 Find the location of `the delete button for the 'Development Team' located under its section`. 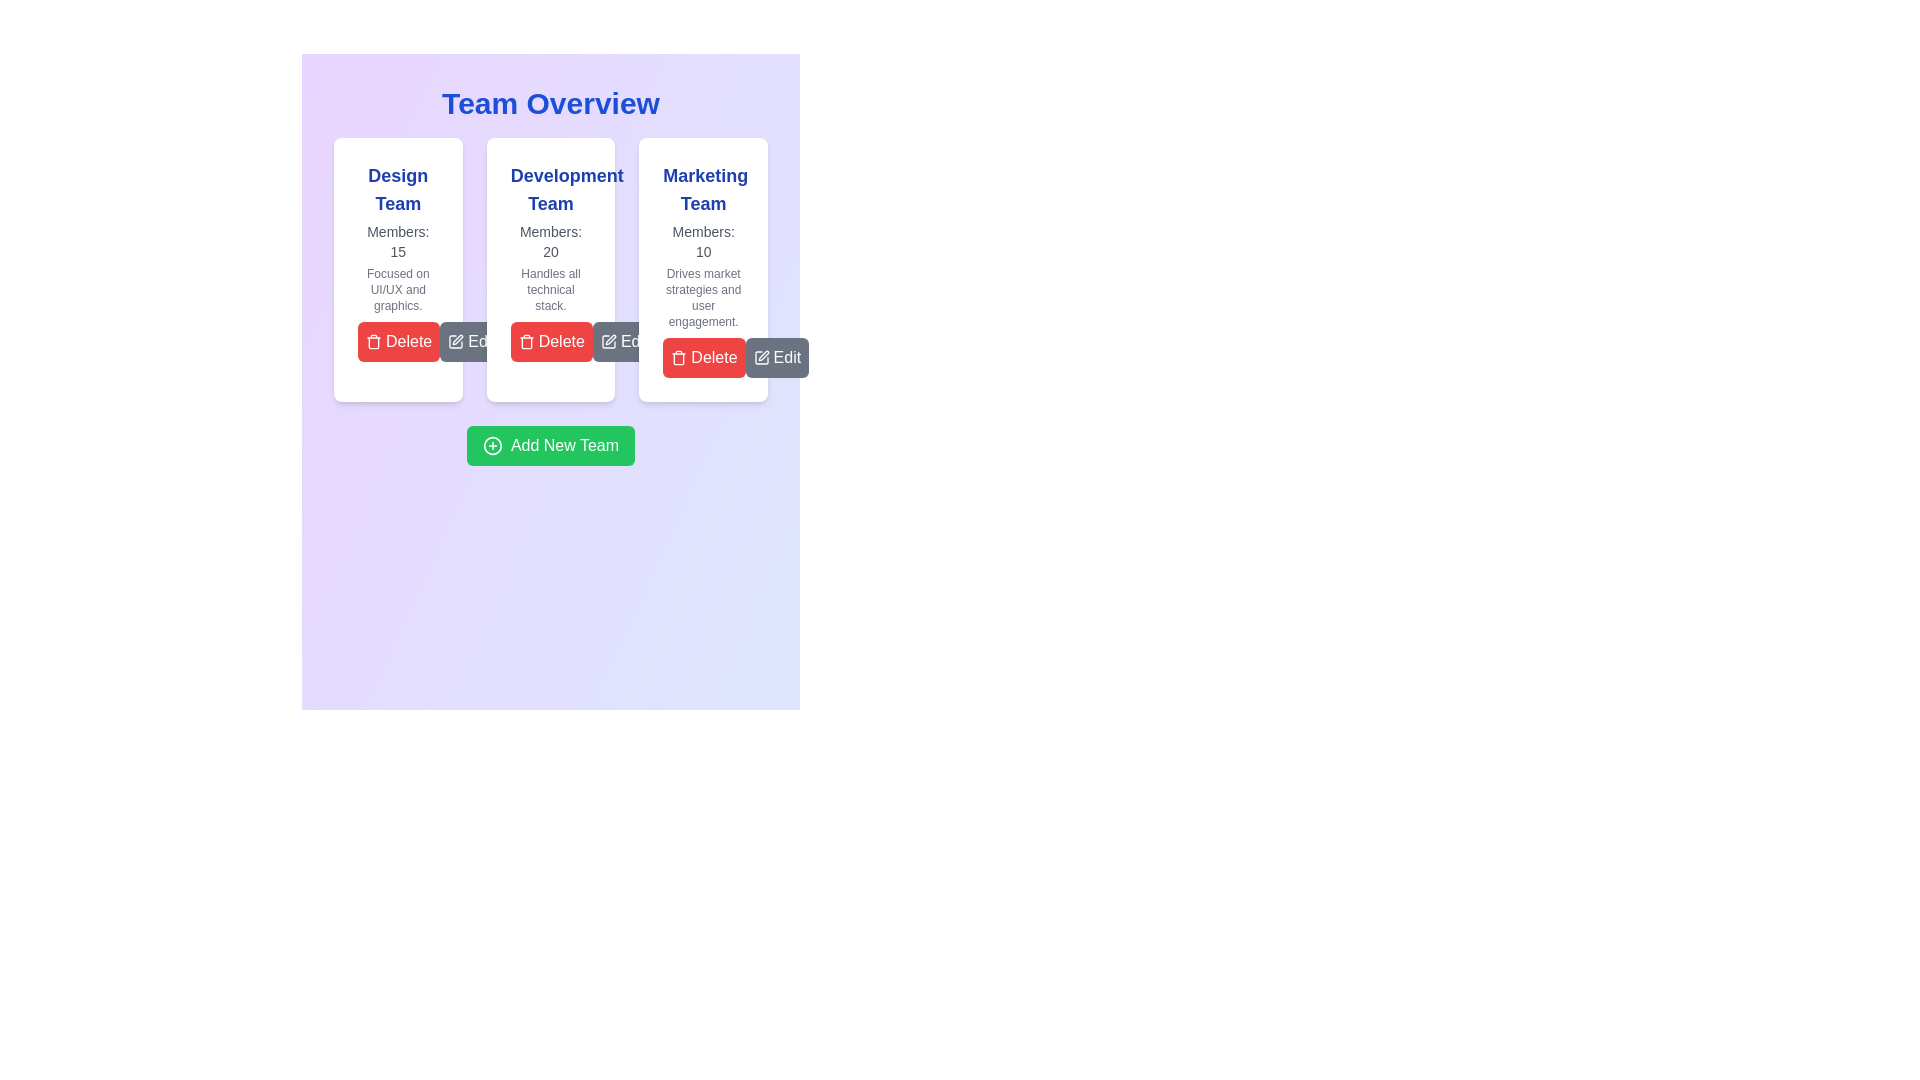

the delete button for the 'Development Team' located under its section is located at coordinates (551, 341).